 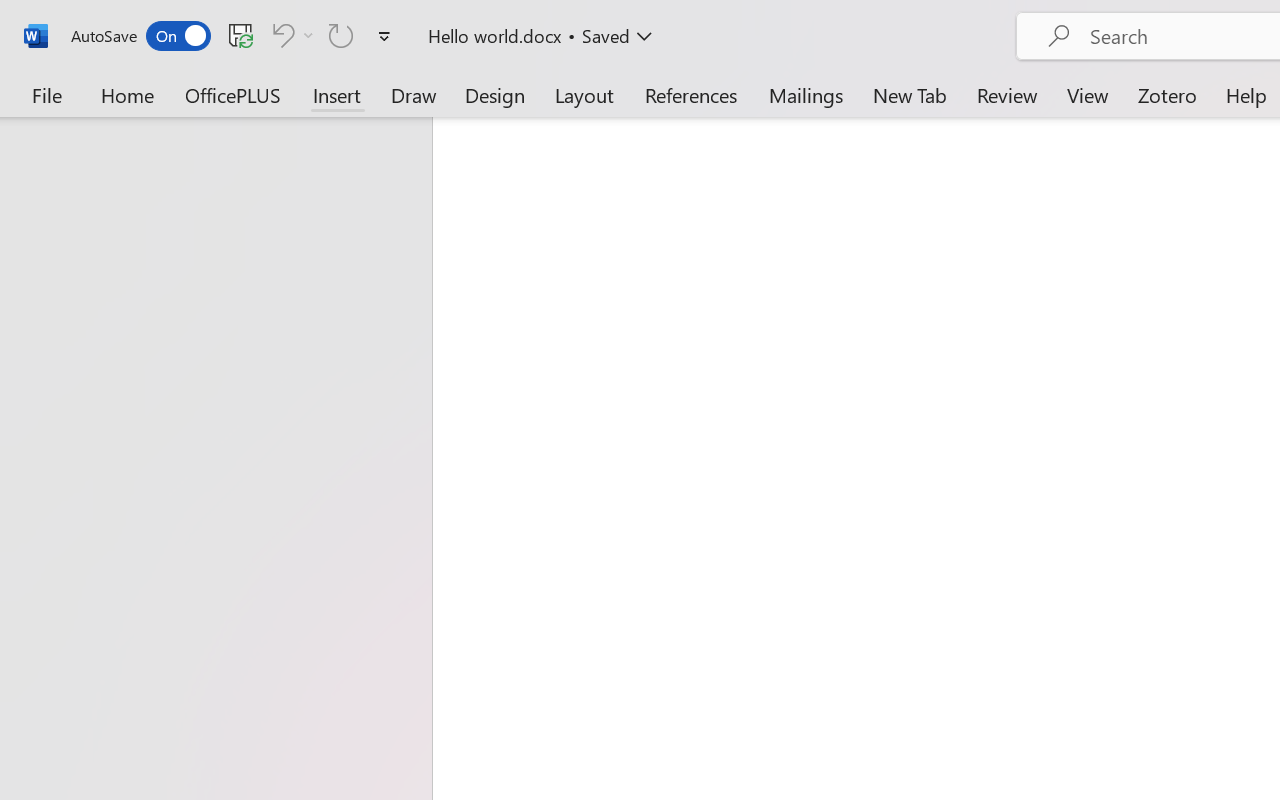 What do you see at coordinates (289, 34) in the screenshot?
I see `'Can'` at bounding box center [289, 34].